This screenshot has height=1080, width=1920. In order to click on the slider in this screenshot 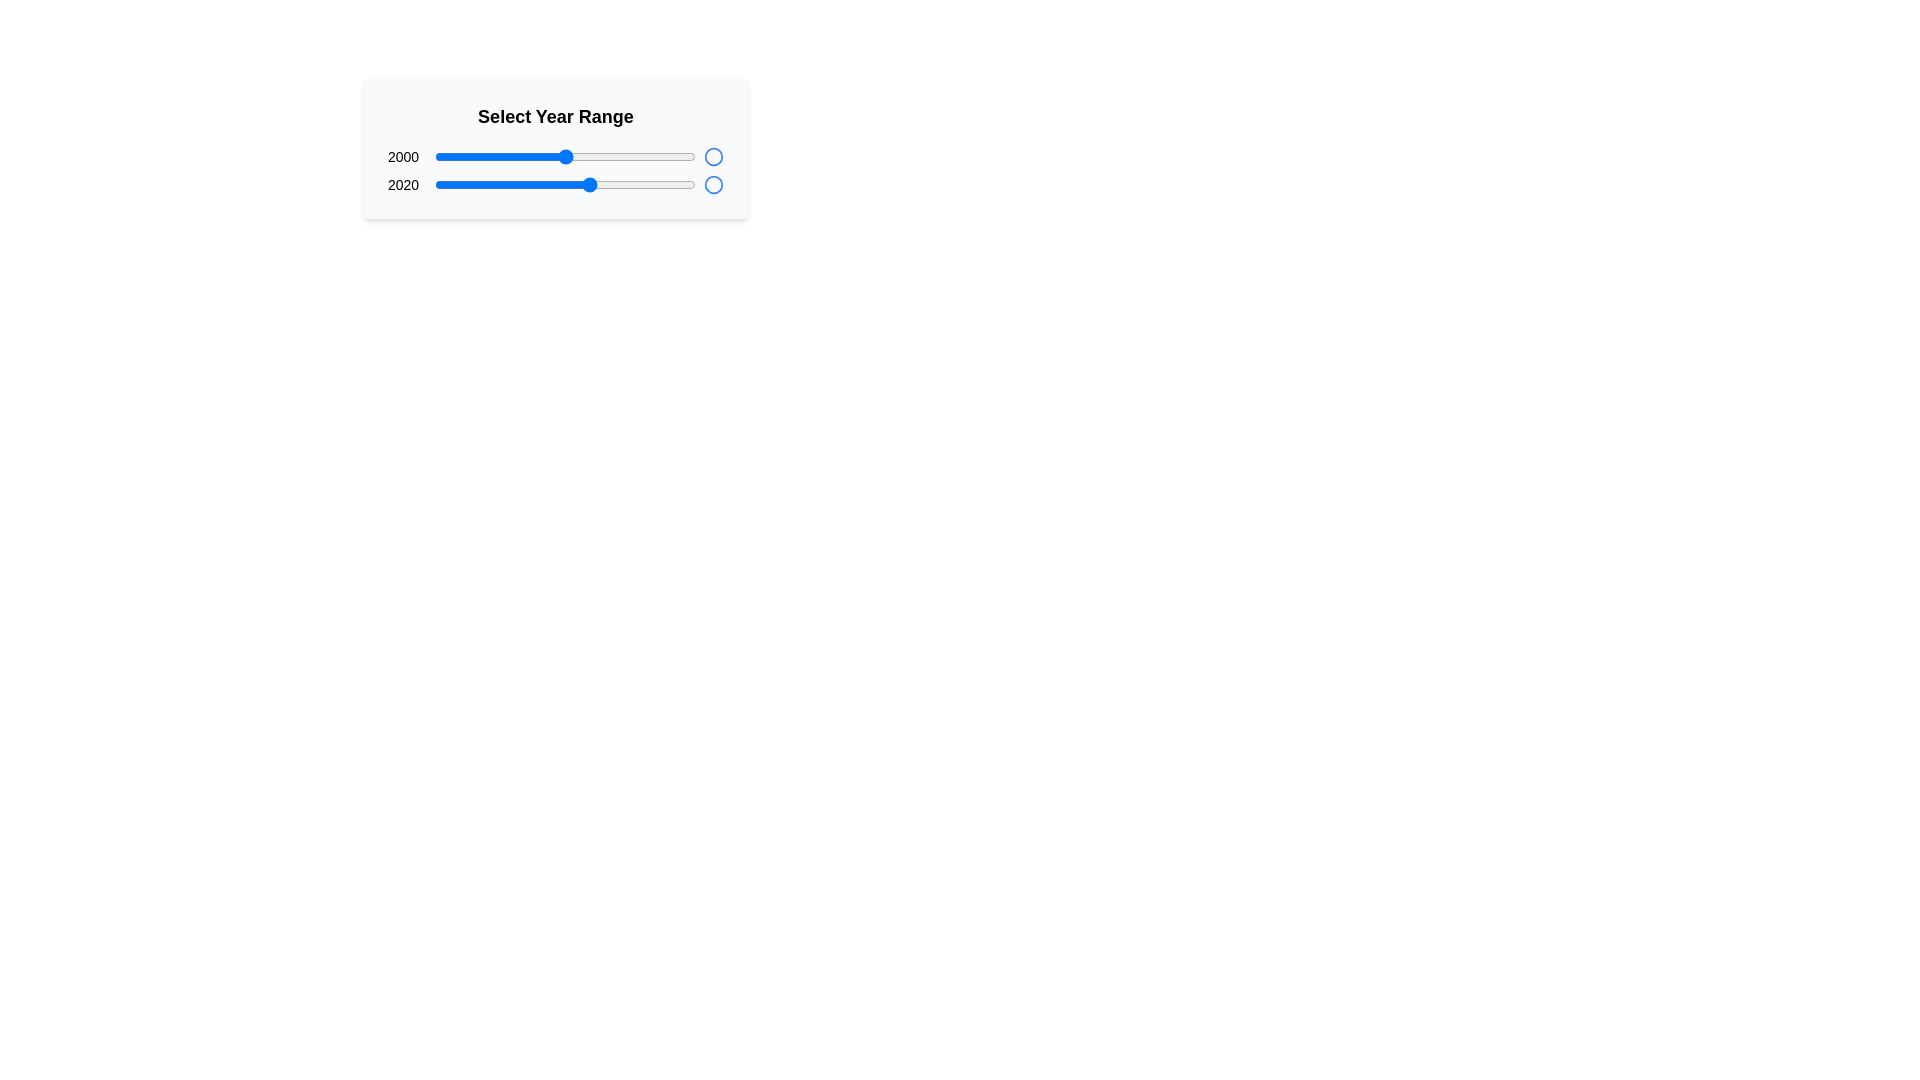, I will do `click(677, 156)`.